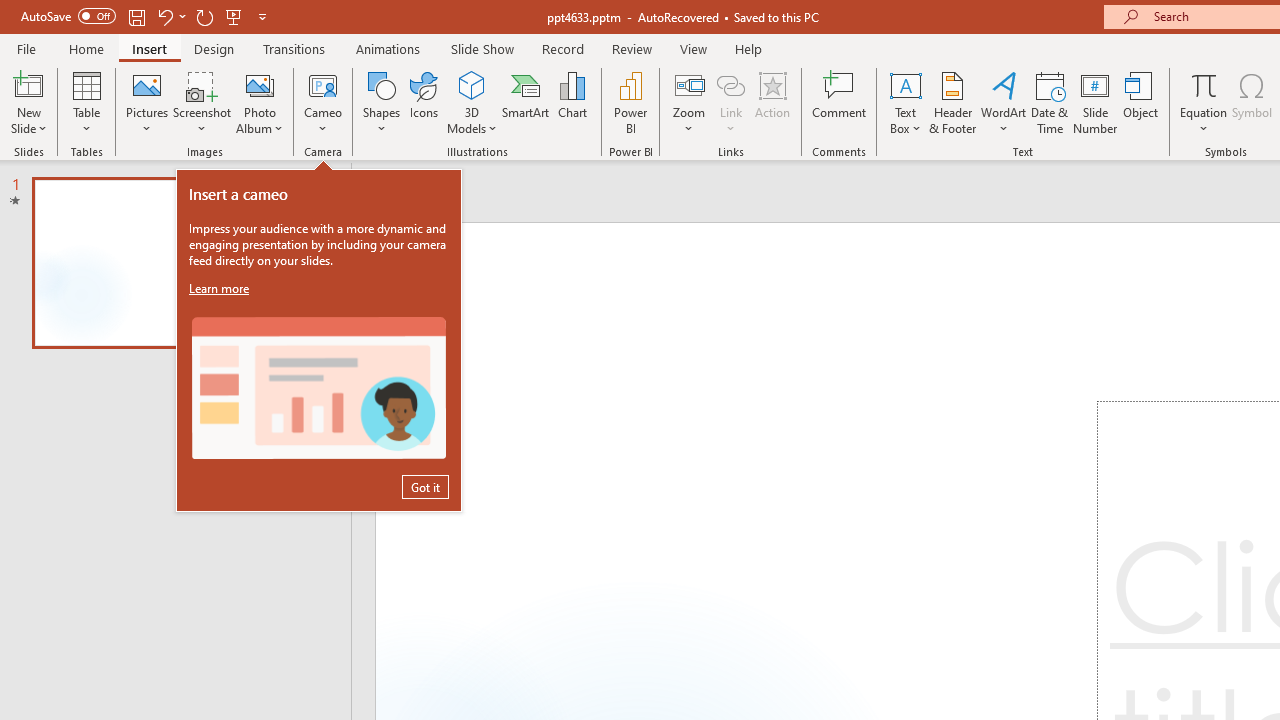  Describe the element at coordinates (1251, 103) in the screenshot. I see `'Symbol...'` at that location.